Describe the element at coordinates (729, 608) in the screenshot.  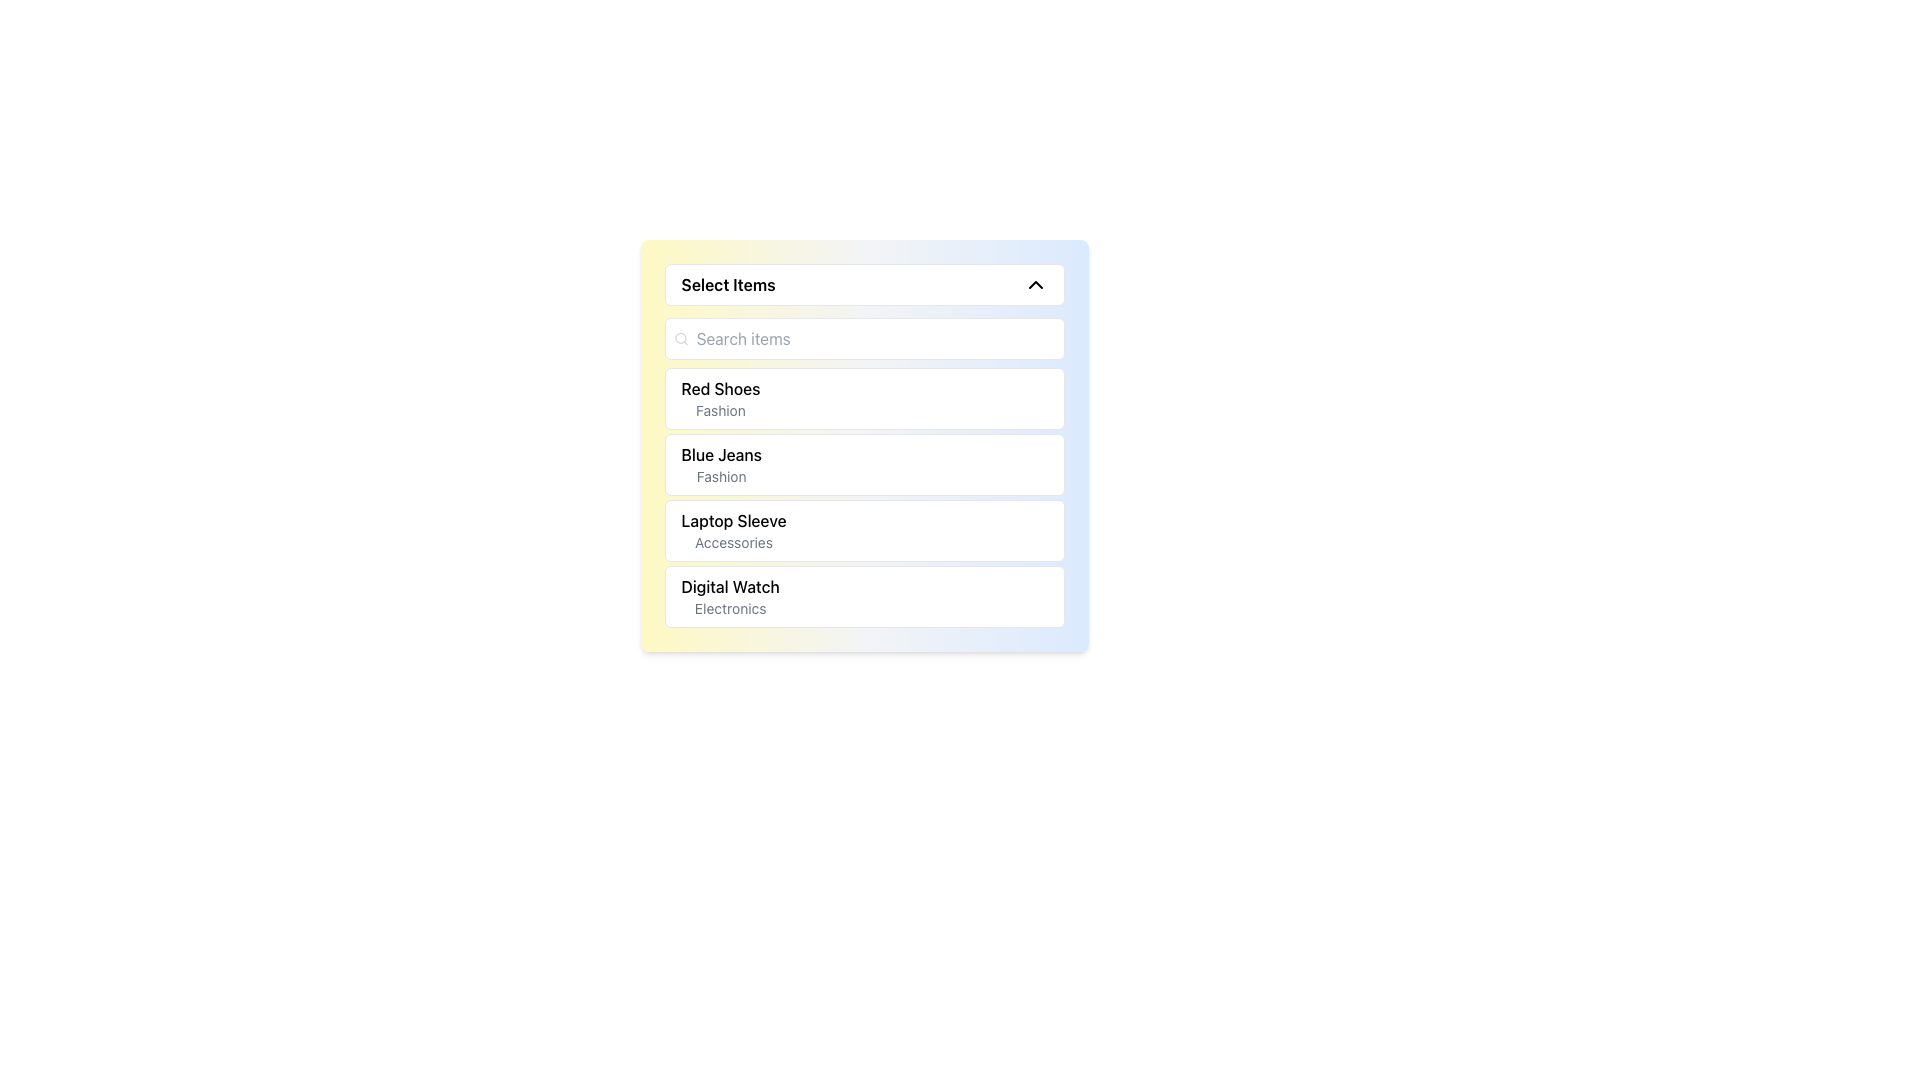
I see `text label 'Electronics' which is positioned directly below 'Digital Watch' in the dropdown interface` at that location.